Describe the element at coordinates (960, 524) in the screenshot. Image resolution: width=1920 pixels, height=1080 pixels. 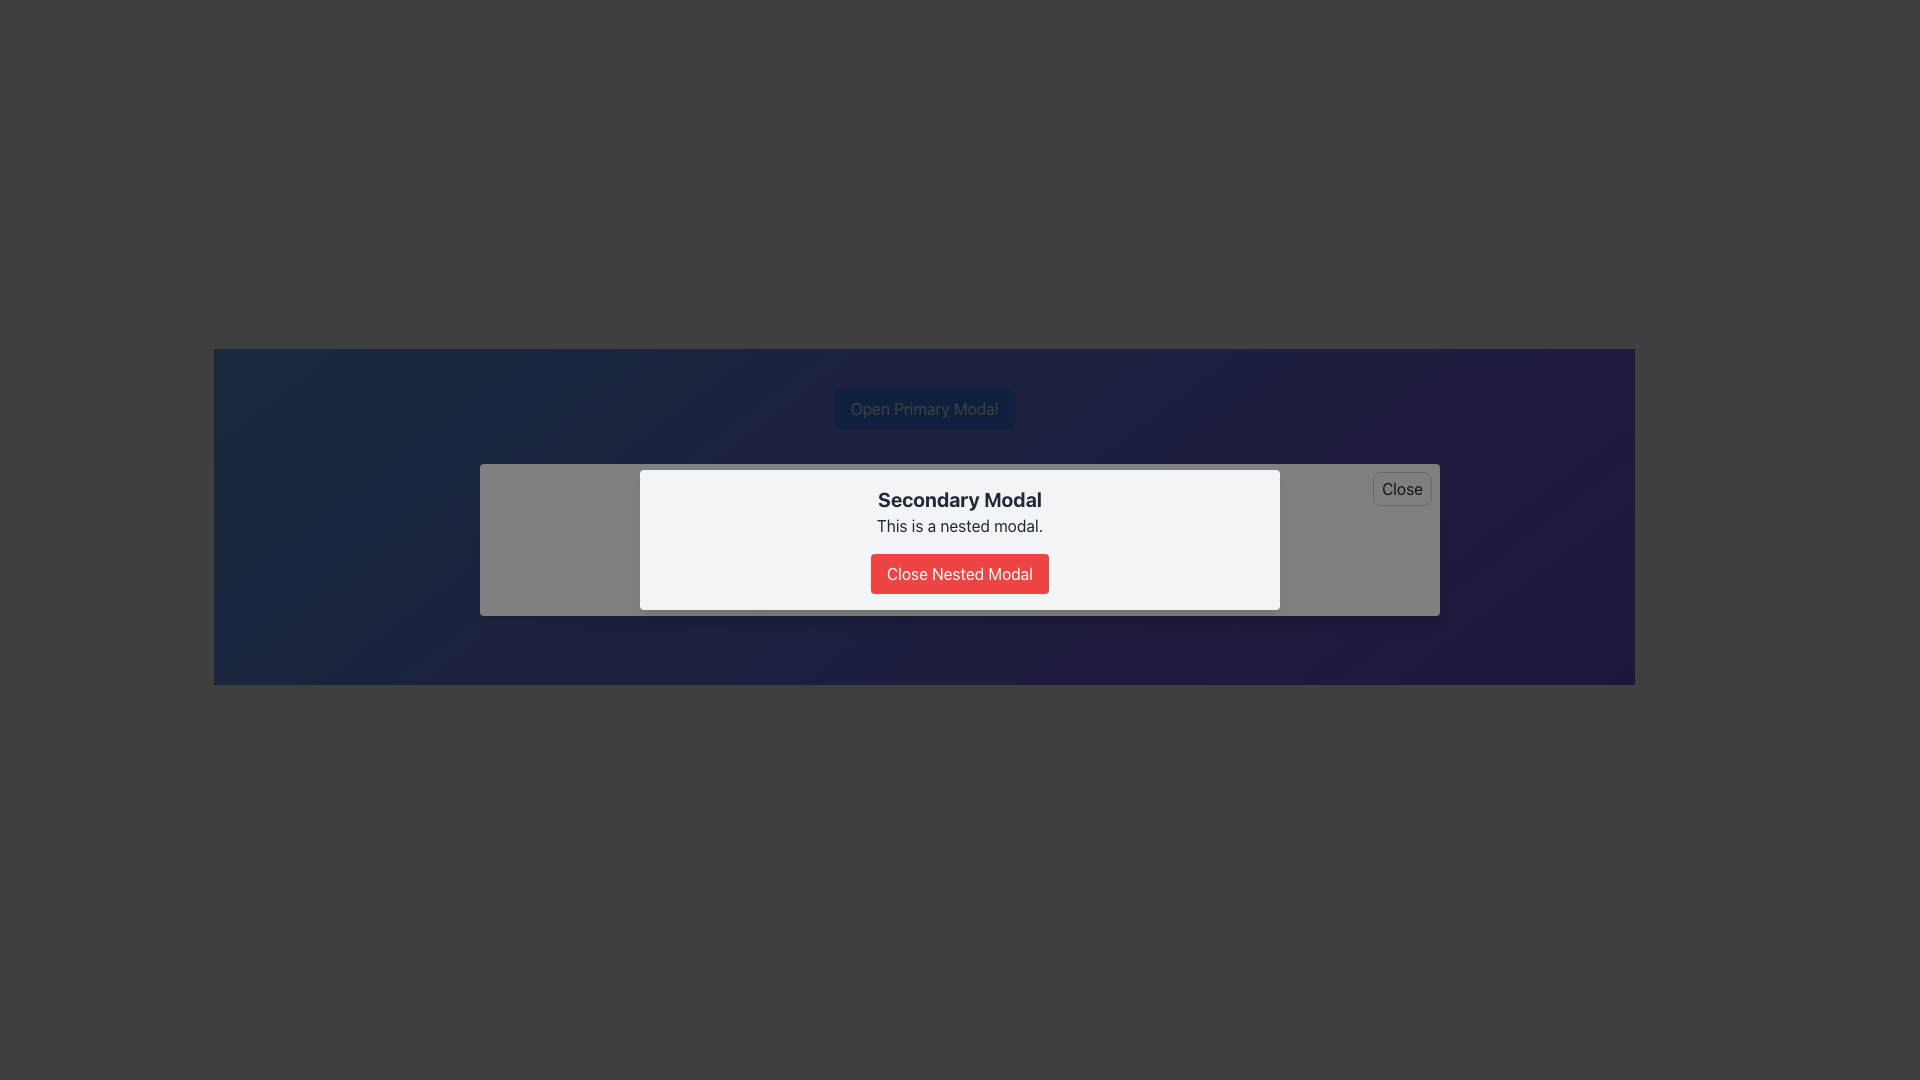
I see `description displayed in the text label located beneath the title 'Secondary Modal' and above the button 'Close Nested Modal'` at that location.